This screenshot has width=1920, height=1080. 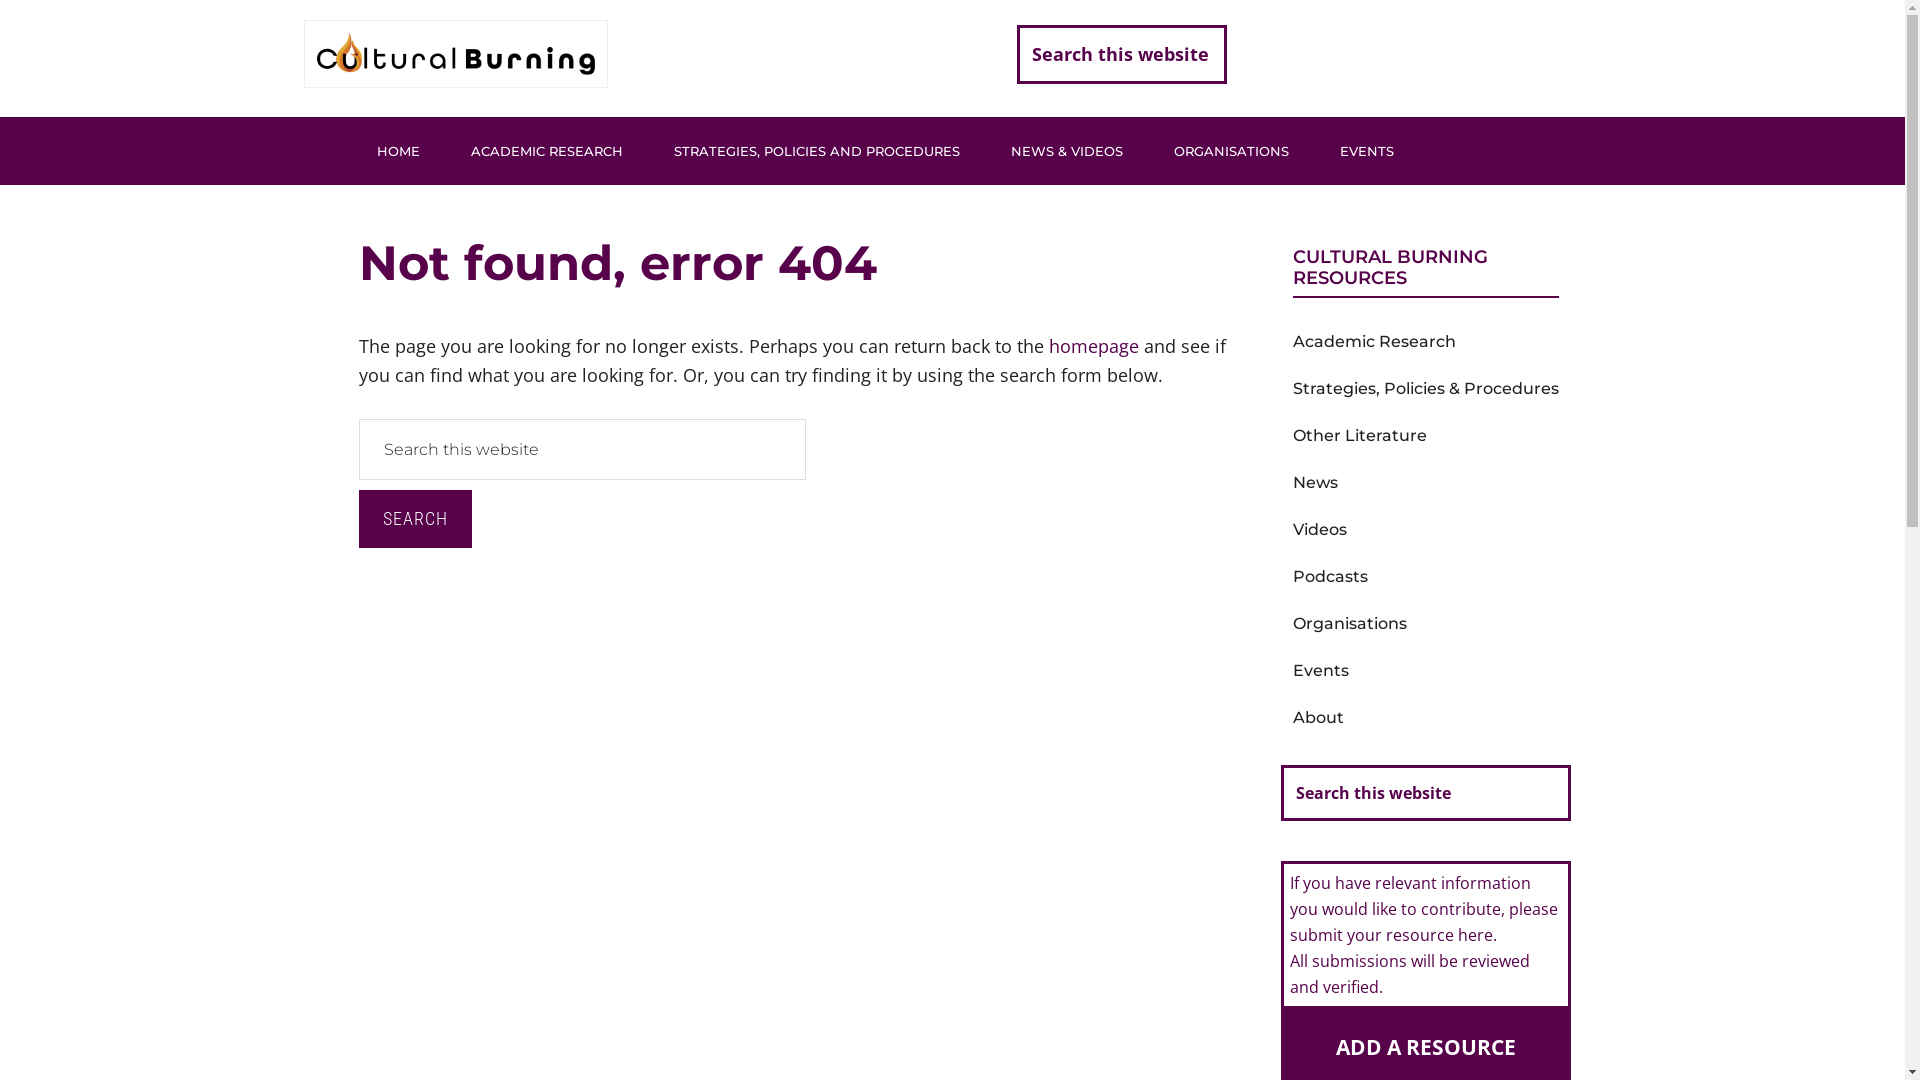 I want to click on 'HOME', so click(x=397, y=144).